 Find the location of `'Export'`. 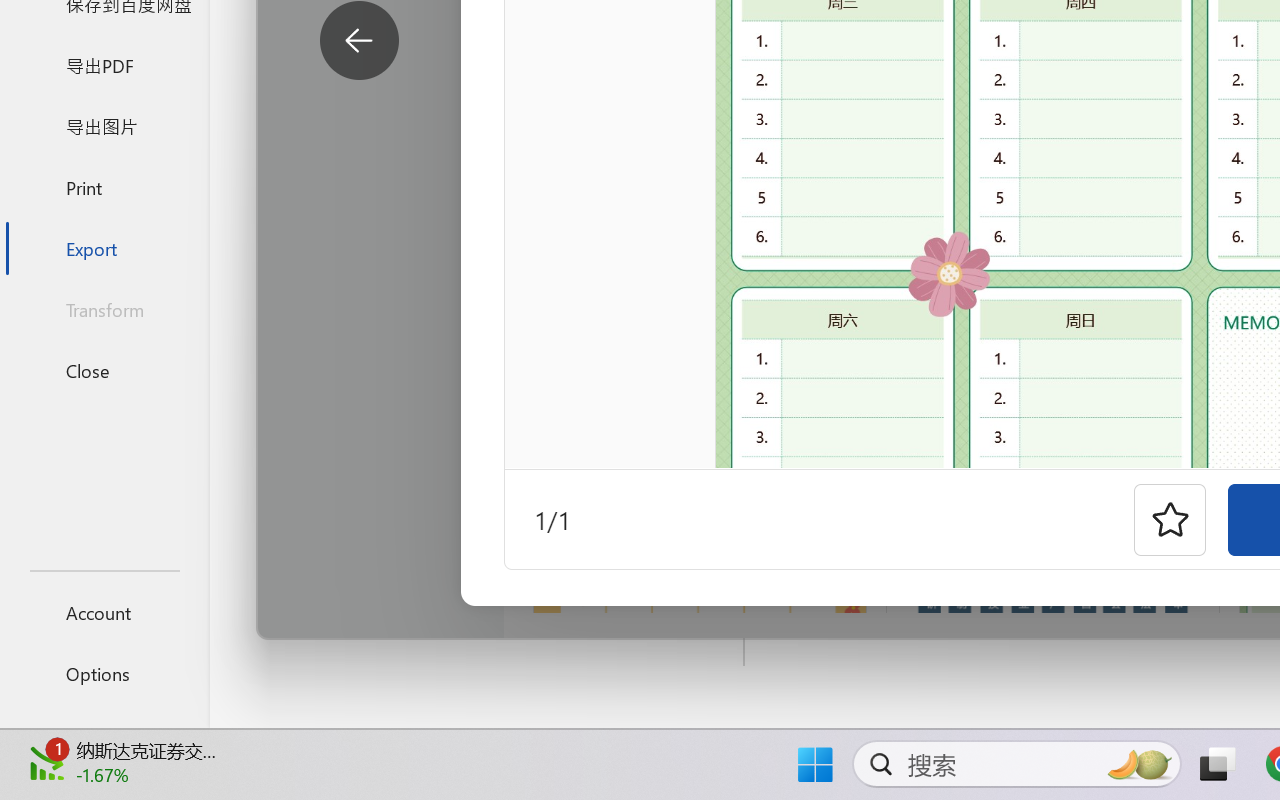

'Export' is located at coordinates (103, 247).